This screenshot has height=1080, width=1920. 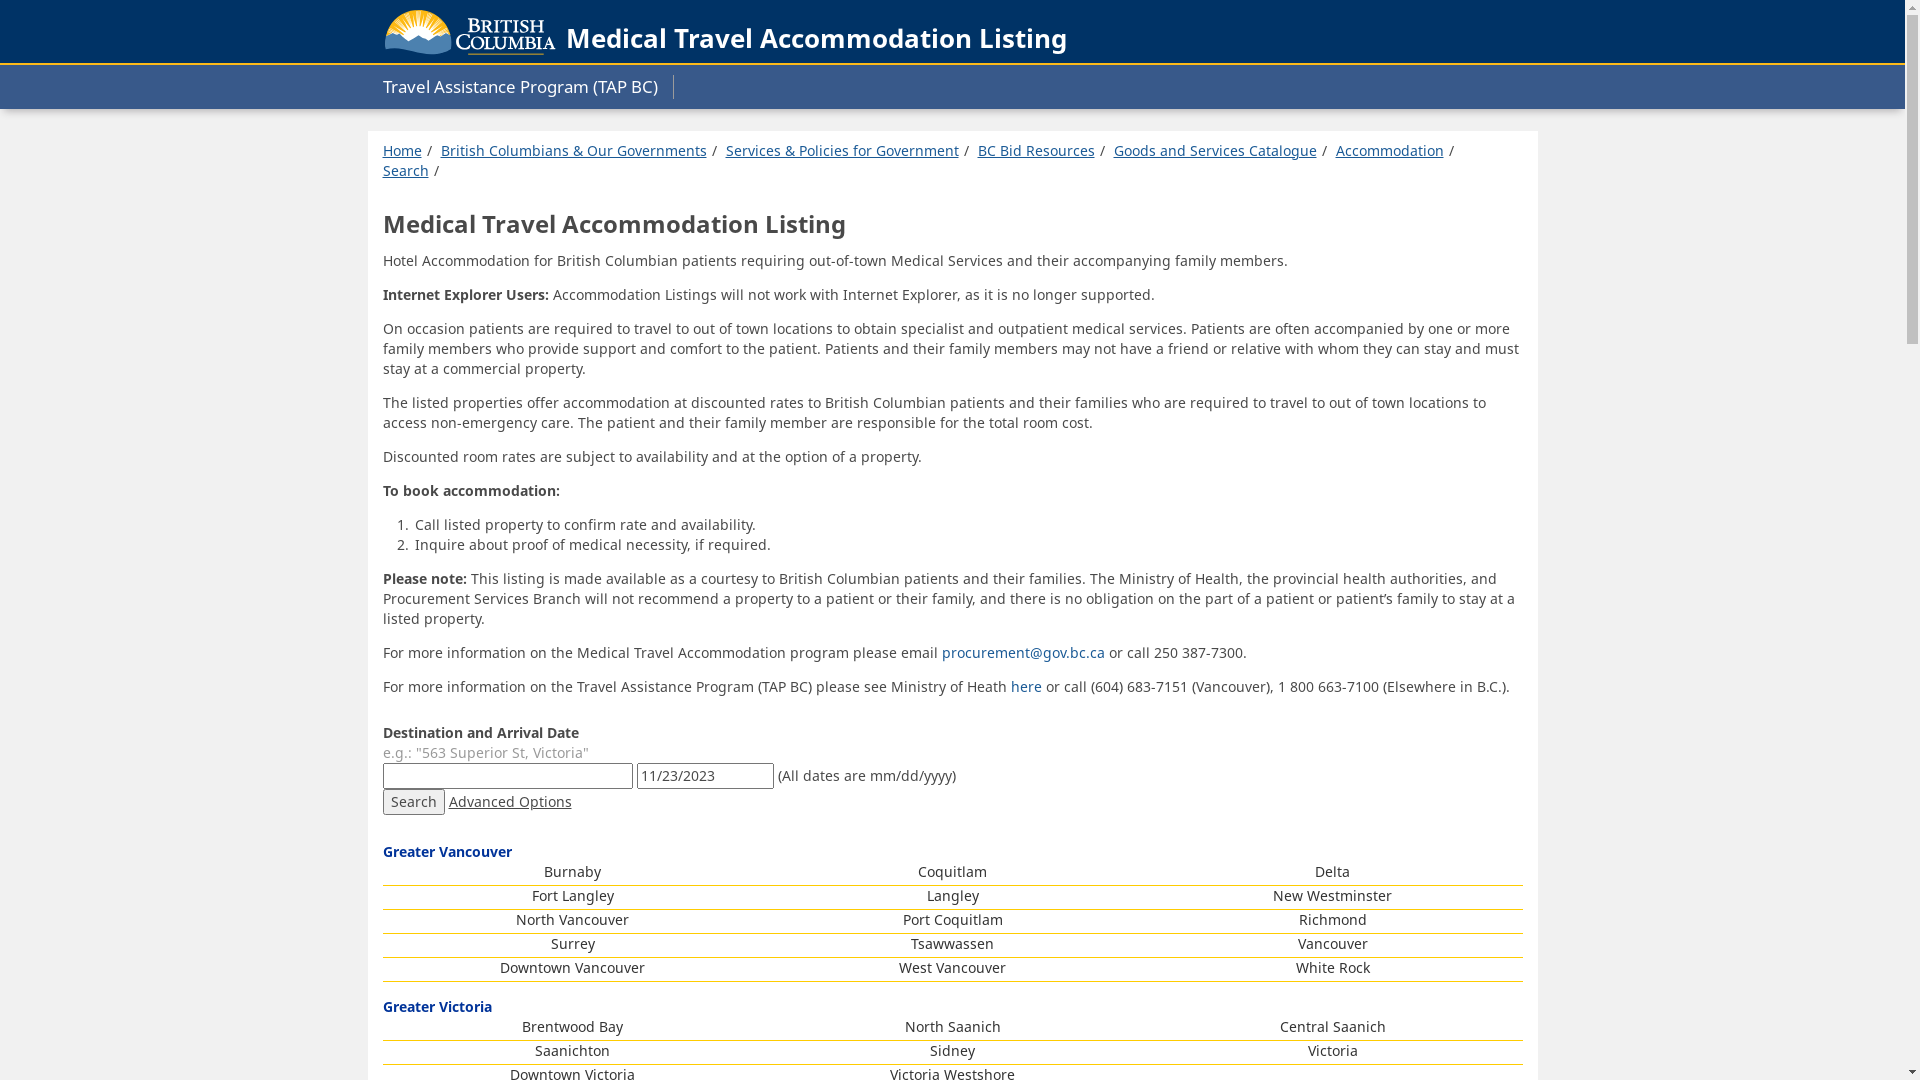 I want to click on 'Tsawwassen', so click(x=951, y=943).